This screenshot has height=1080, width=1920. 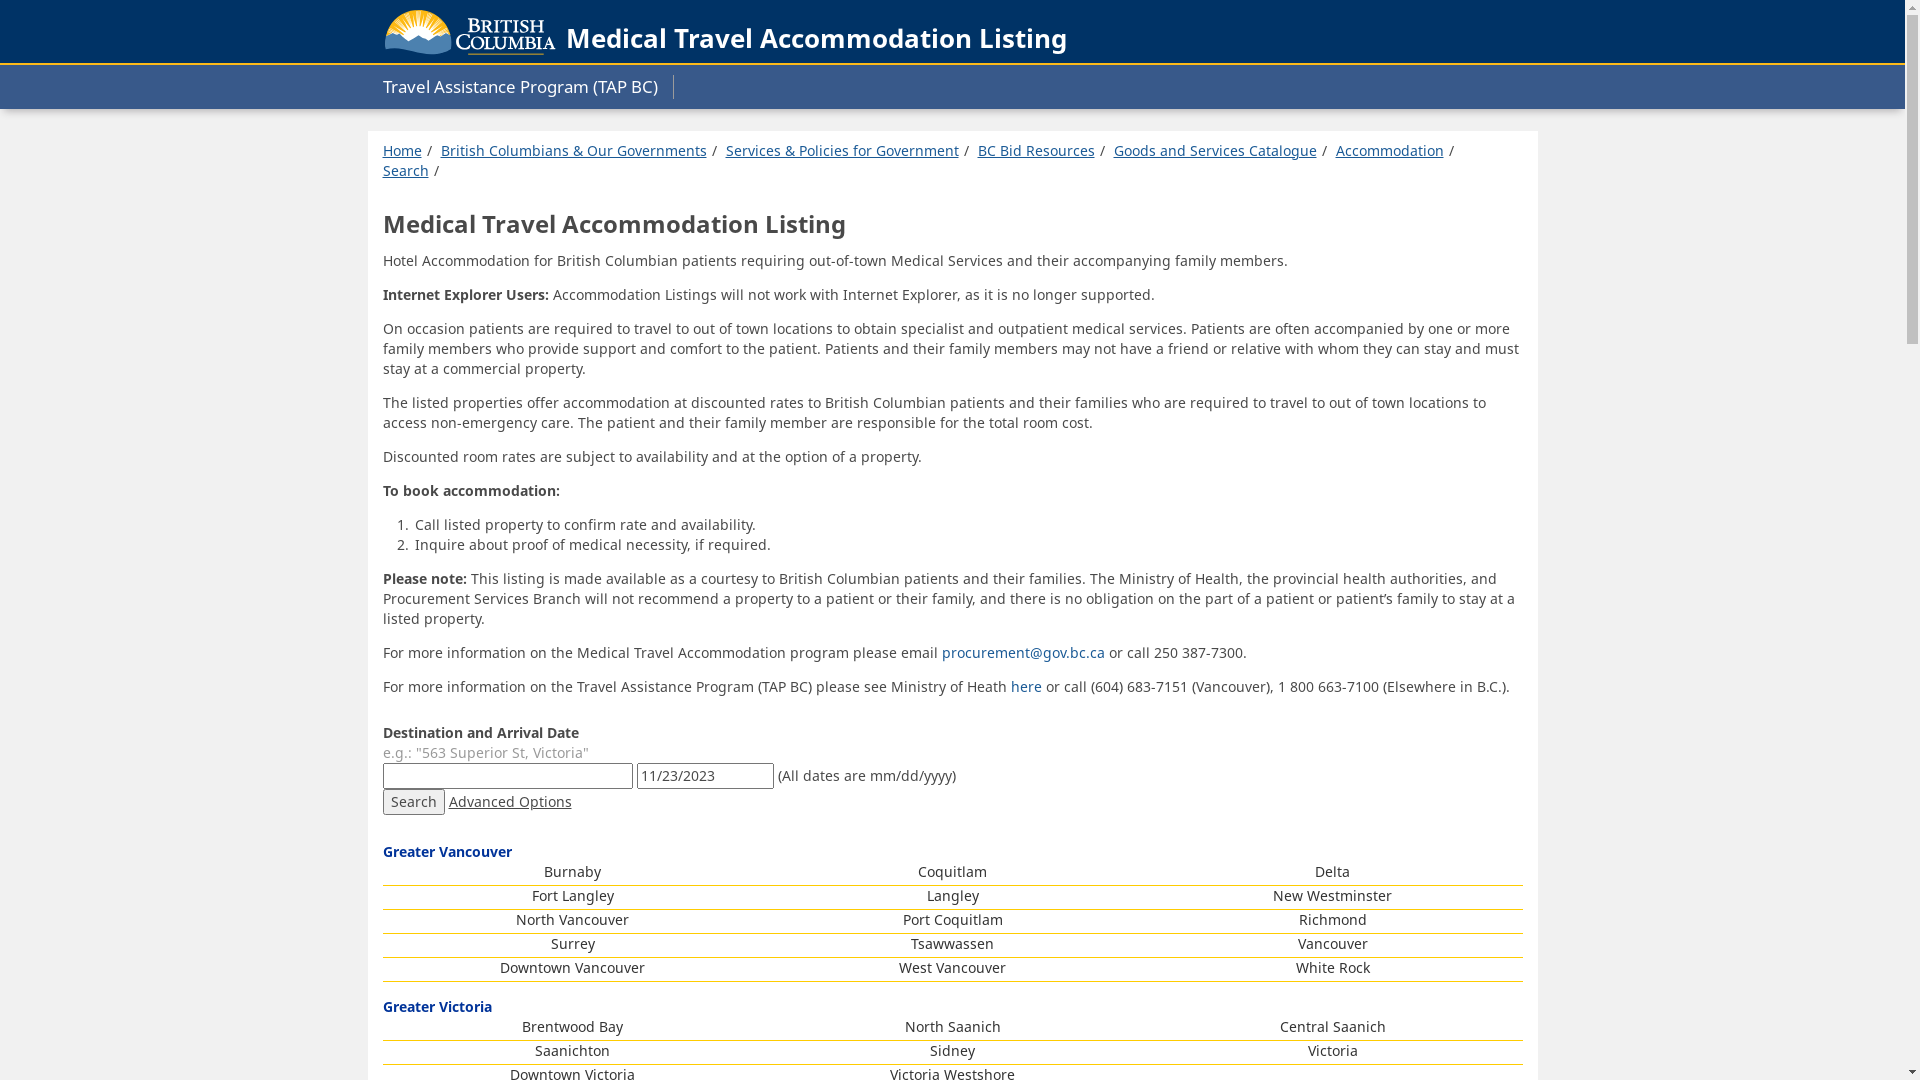 I want to click on 'Tsawwassen', so click(x=951, y=943).